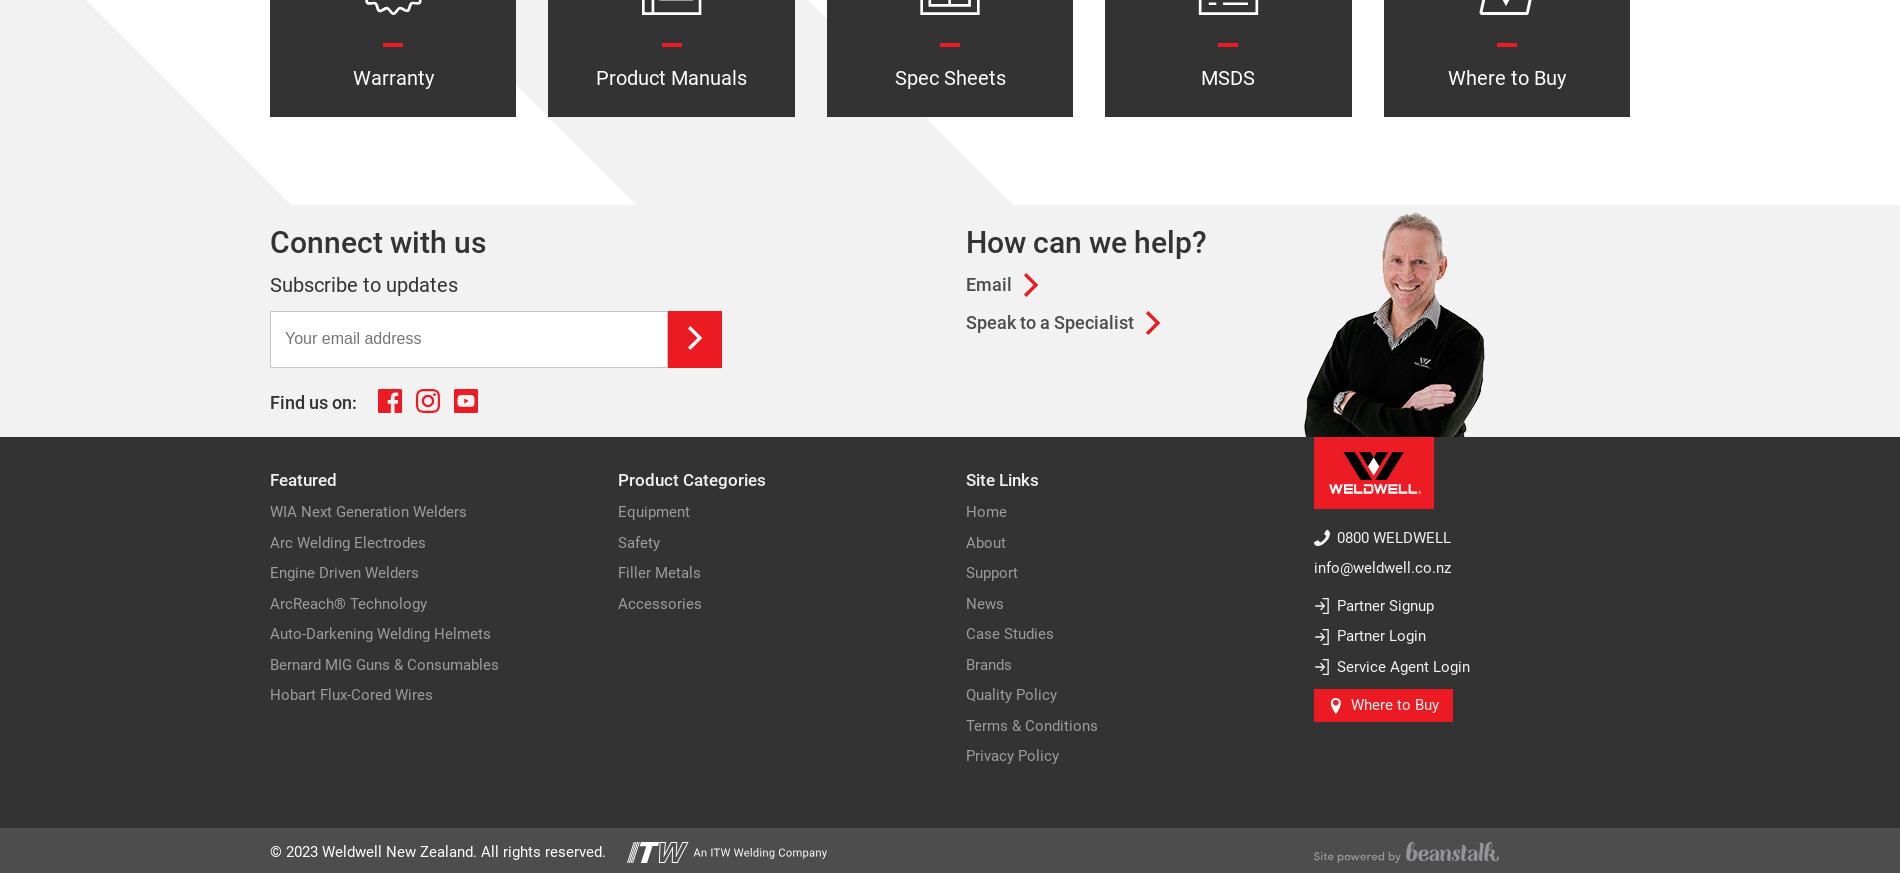  What do you see at coordinates (268, 694) in the screenshot?
I see `'Hobart Flux-Cored Wires'` at bounding box center [268, 694].